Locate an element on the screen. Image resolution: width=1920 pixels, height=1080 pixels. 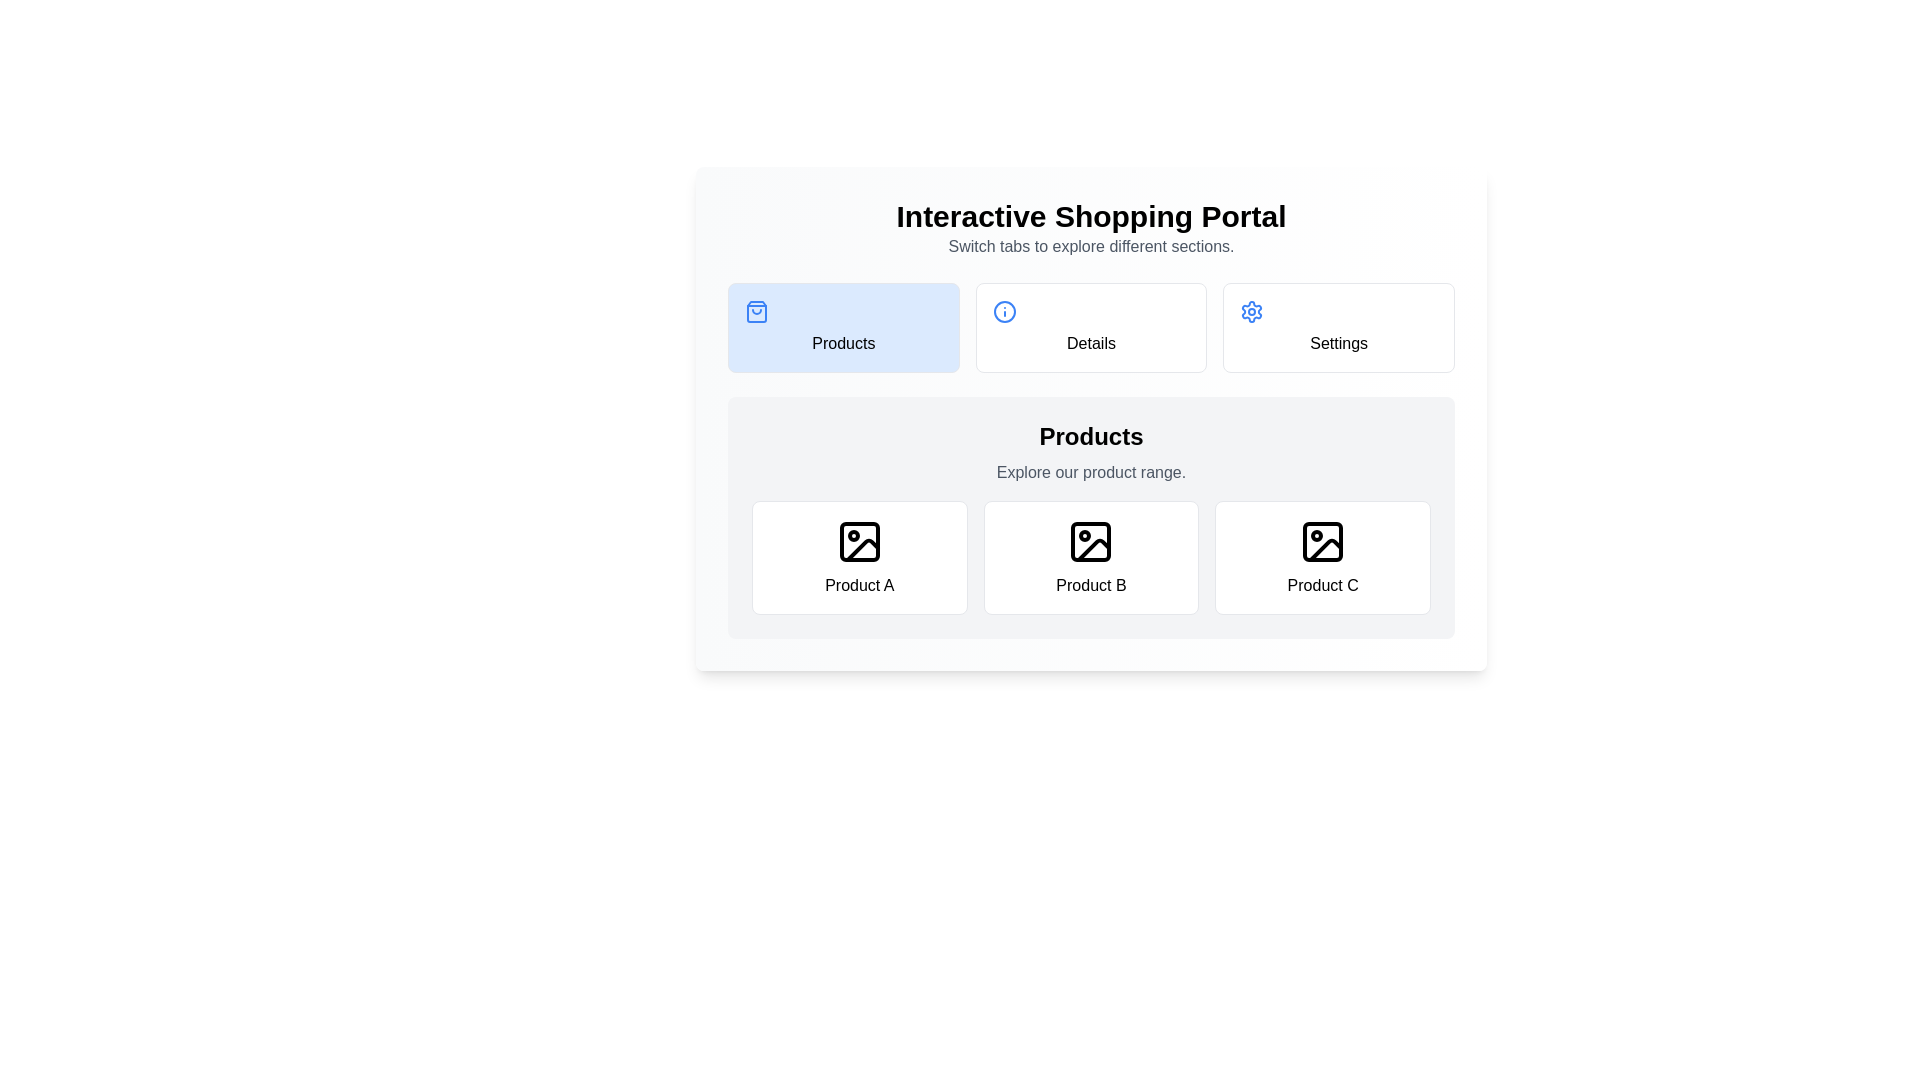
the interactive element Details Tab is located at coordinates (1090, 326).